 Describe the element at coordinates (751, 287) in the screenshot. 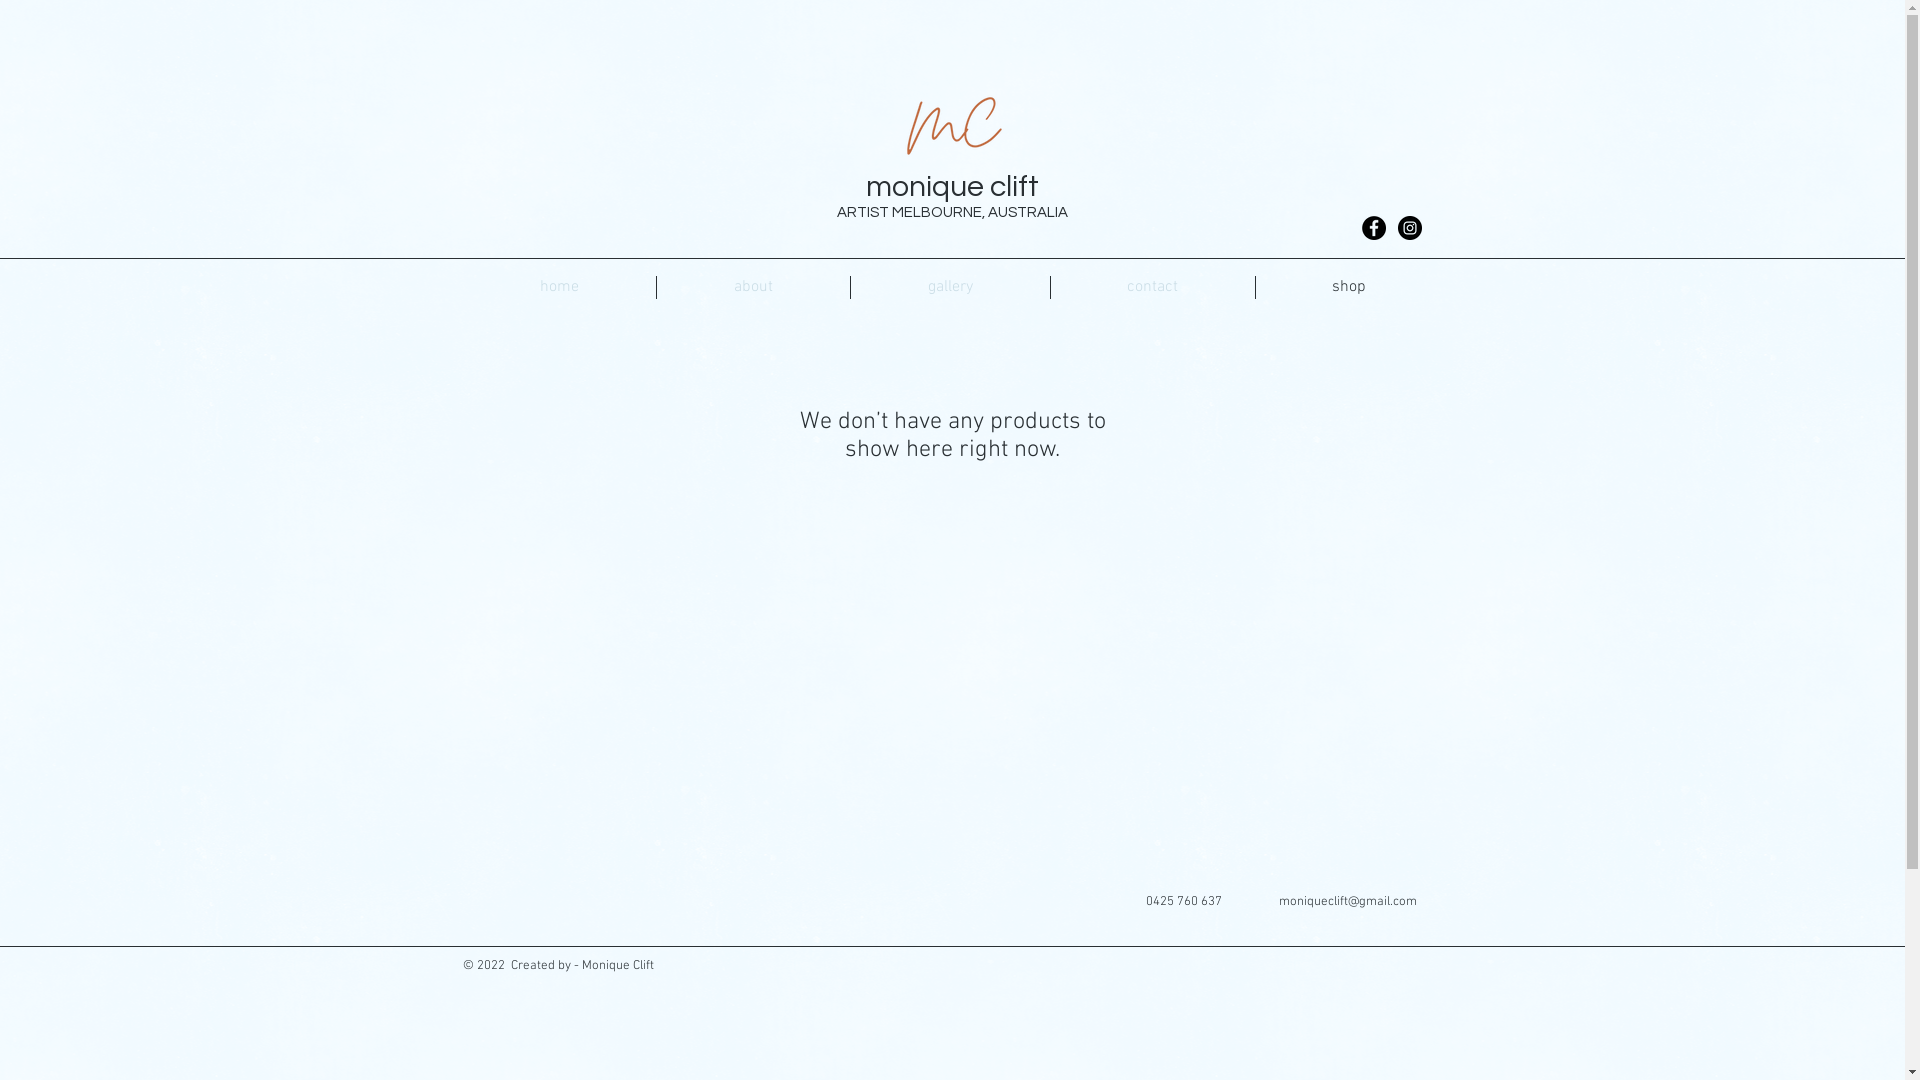

I see `'about'` at that location.